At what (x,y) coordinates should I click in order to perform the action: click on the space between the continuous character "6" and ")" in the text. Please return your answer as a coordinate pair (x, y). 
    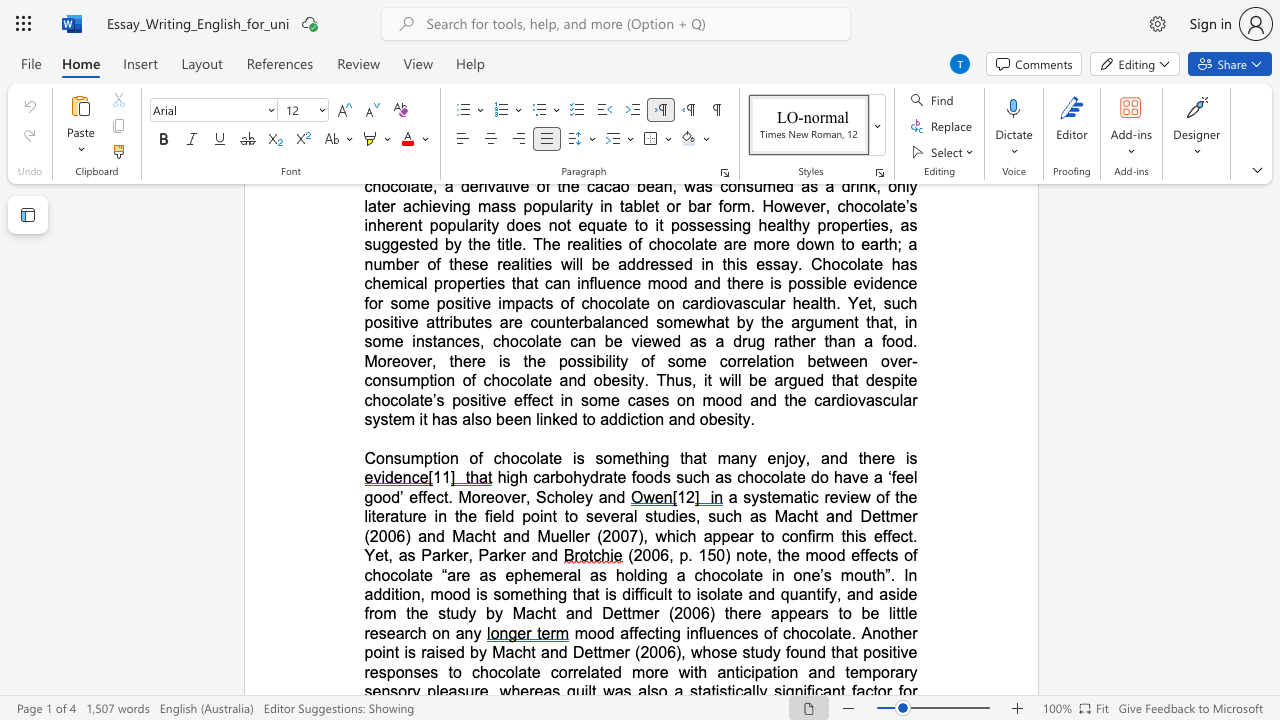
    Looking at the image, I should click on (403, 535).